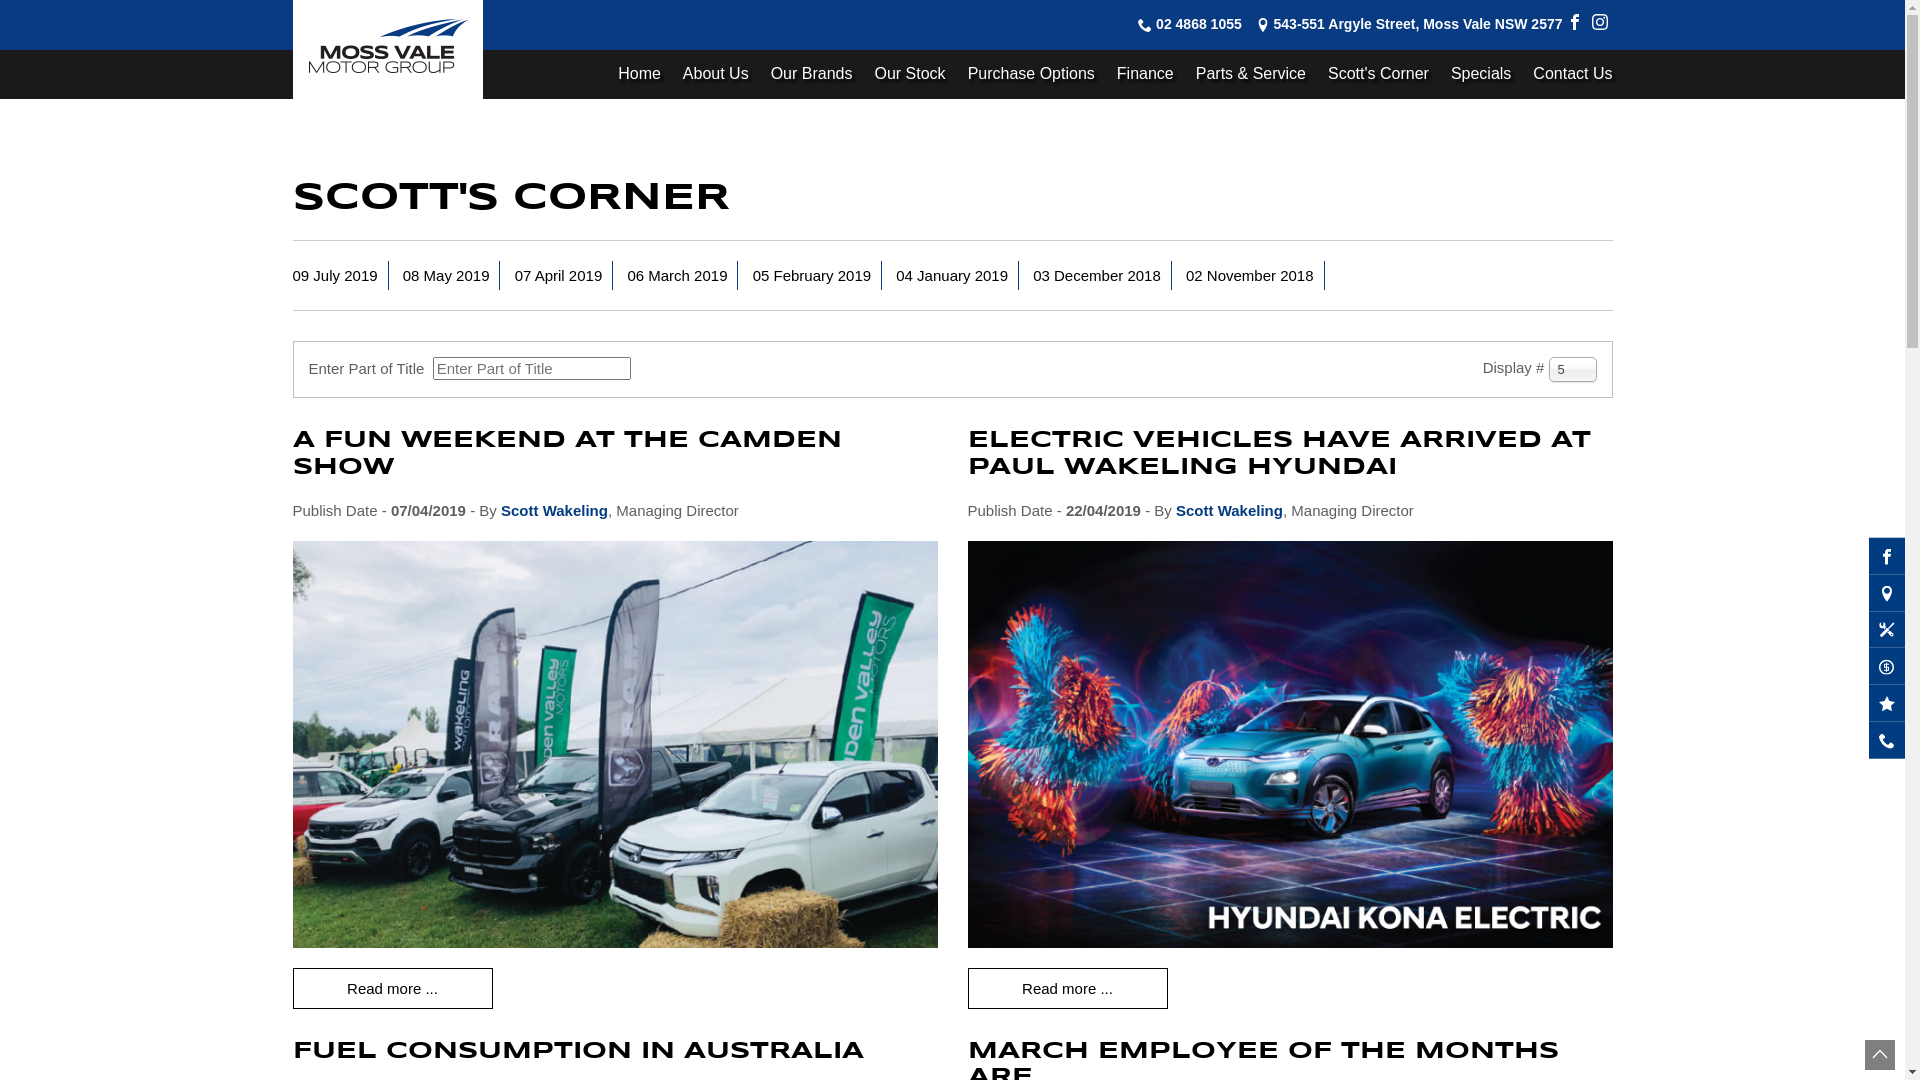 The image size is (1920, 1080). What do you see at coordinates (576, 1050) in the screenshot?
I see `'FUEL CONSUMPTION IN AUSTRALIA'` at bounding box center [576, 1050].